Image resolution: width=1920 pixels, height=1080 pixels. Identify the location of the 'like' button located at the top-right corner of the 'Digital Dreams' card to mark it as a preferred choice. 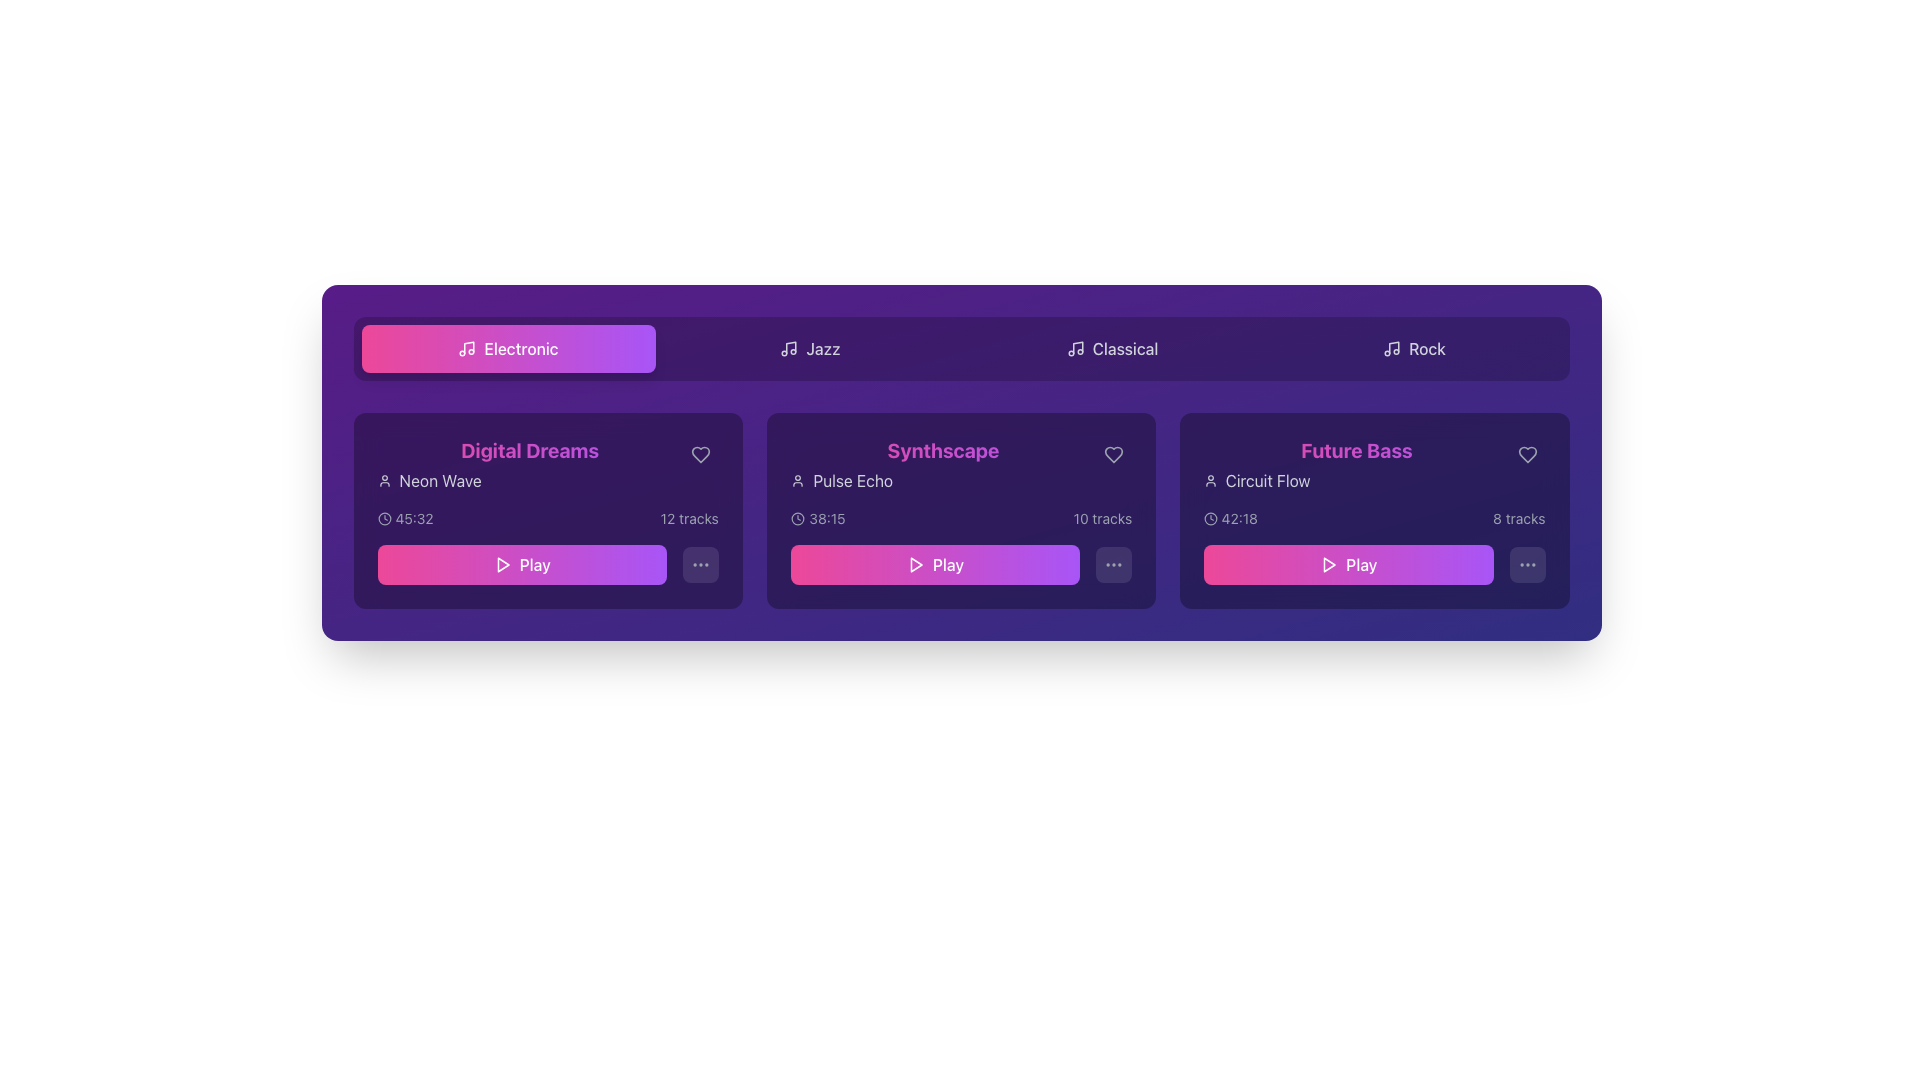
(700, 455).